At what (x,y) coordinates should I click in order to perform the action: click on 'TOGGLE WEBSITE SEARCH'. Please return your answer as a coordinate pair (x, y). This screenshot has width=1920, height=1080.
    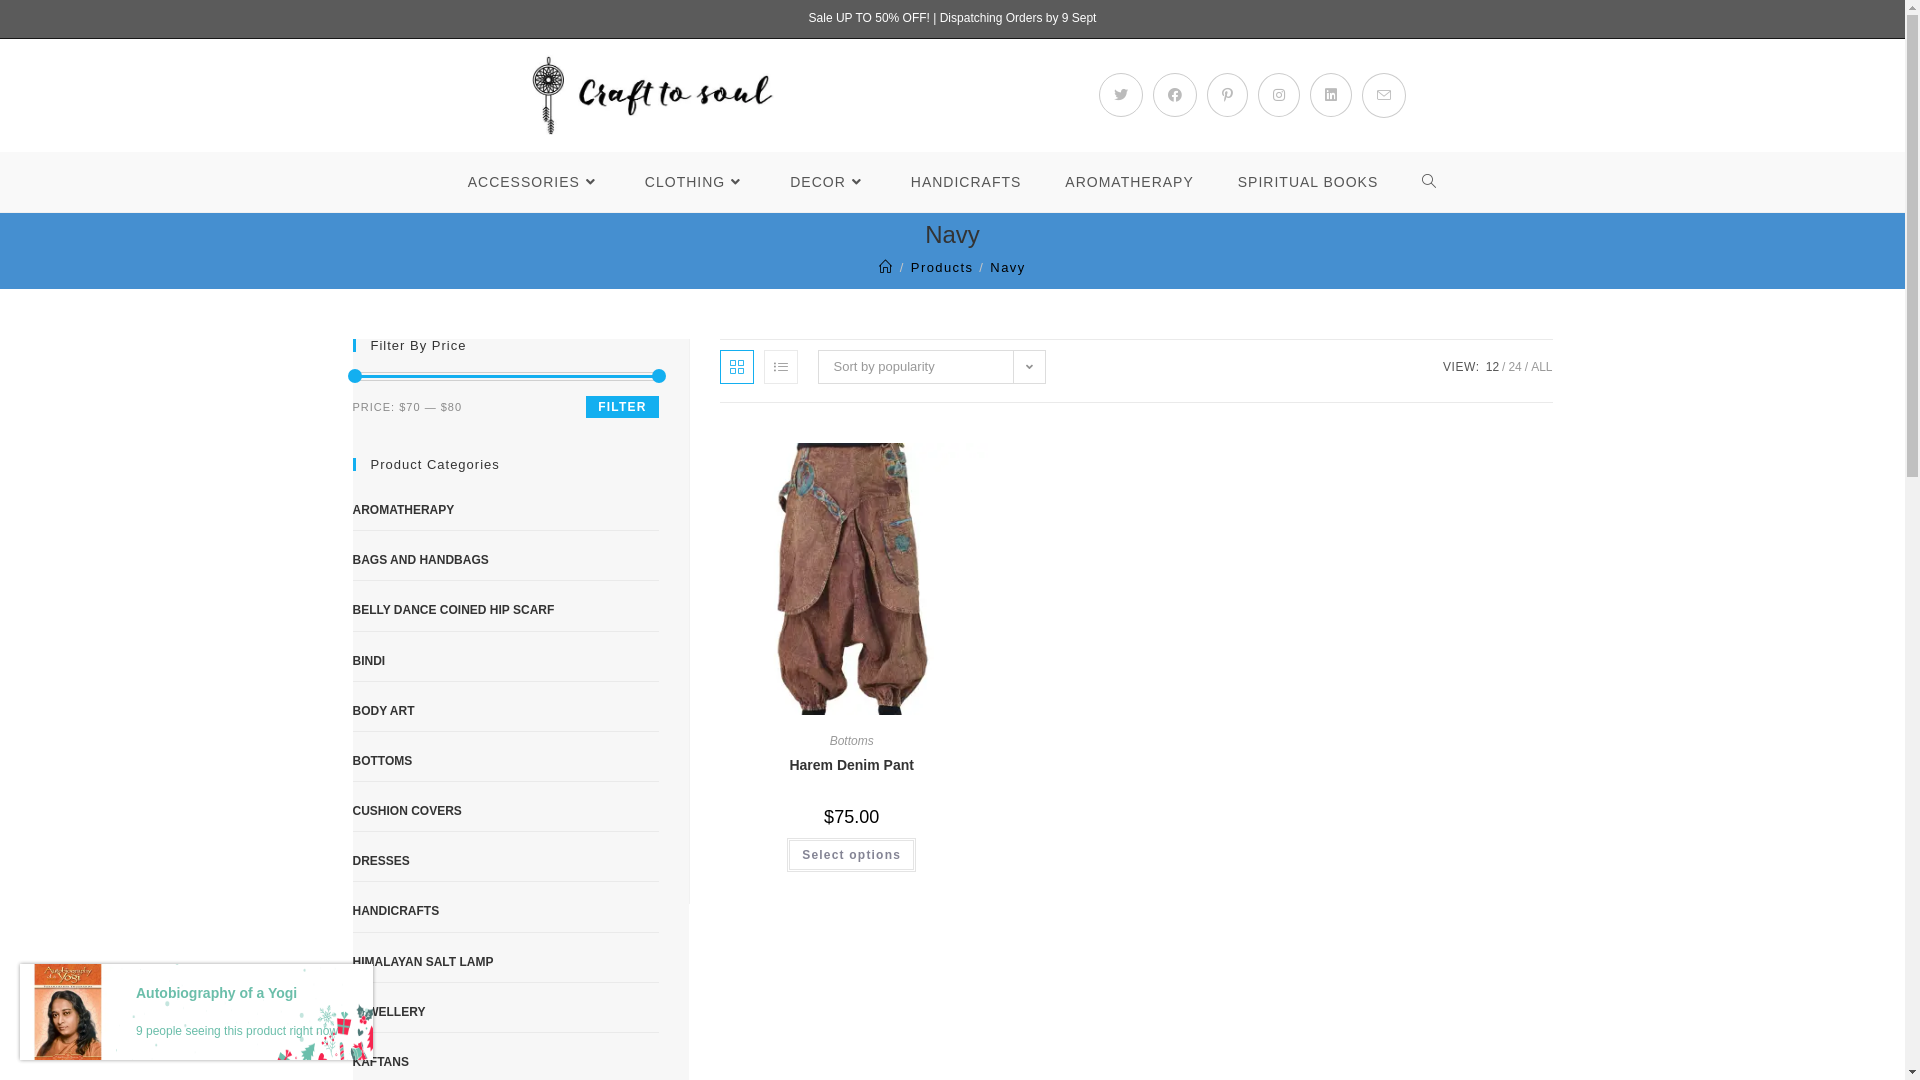
    Looking at the image, I should click on (1428, 181).